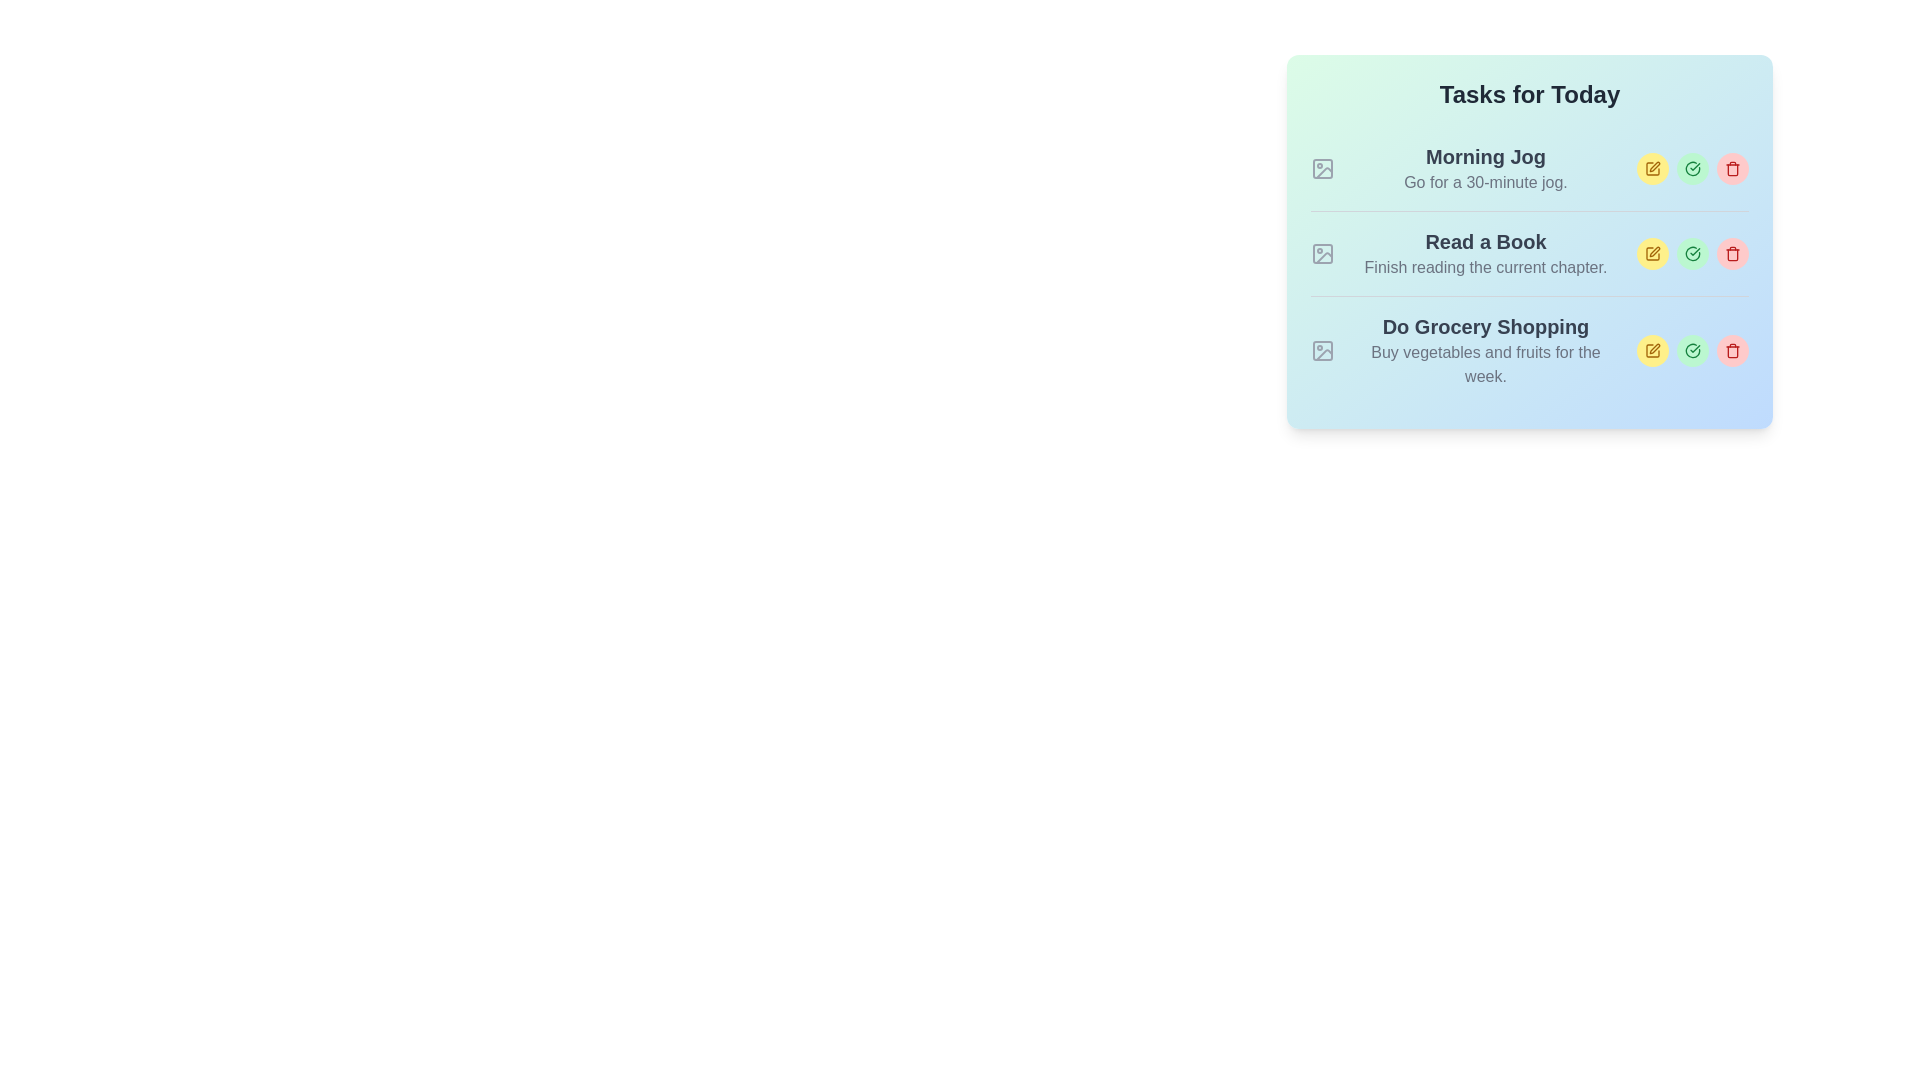  I want to click on the complete button of the second task item in the 'Tasks for Today' list to mark it as done, so click(1529, 252).